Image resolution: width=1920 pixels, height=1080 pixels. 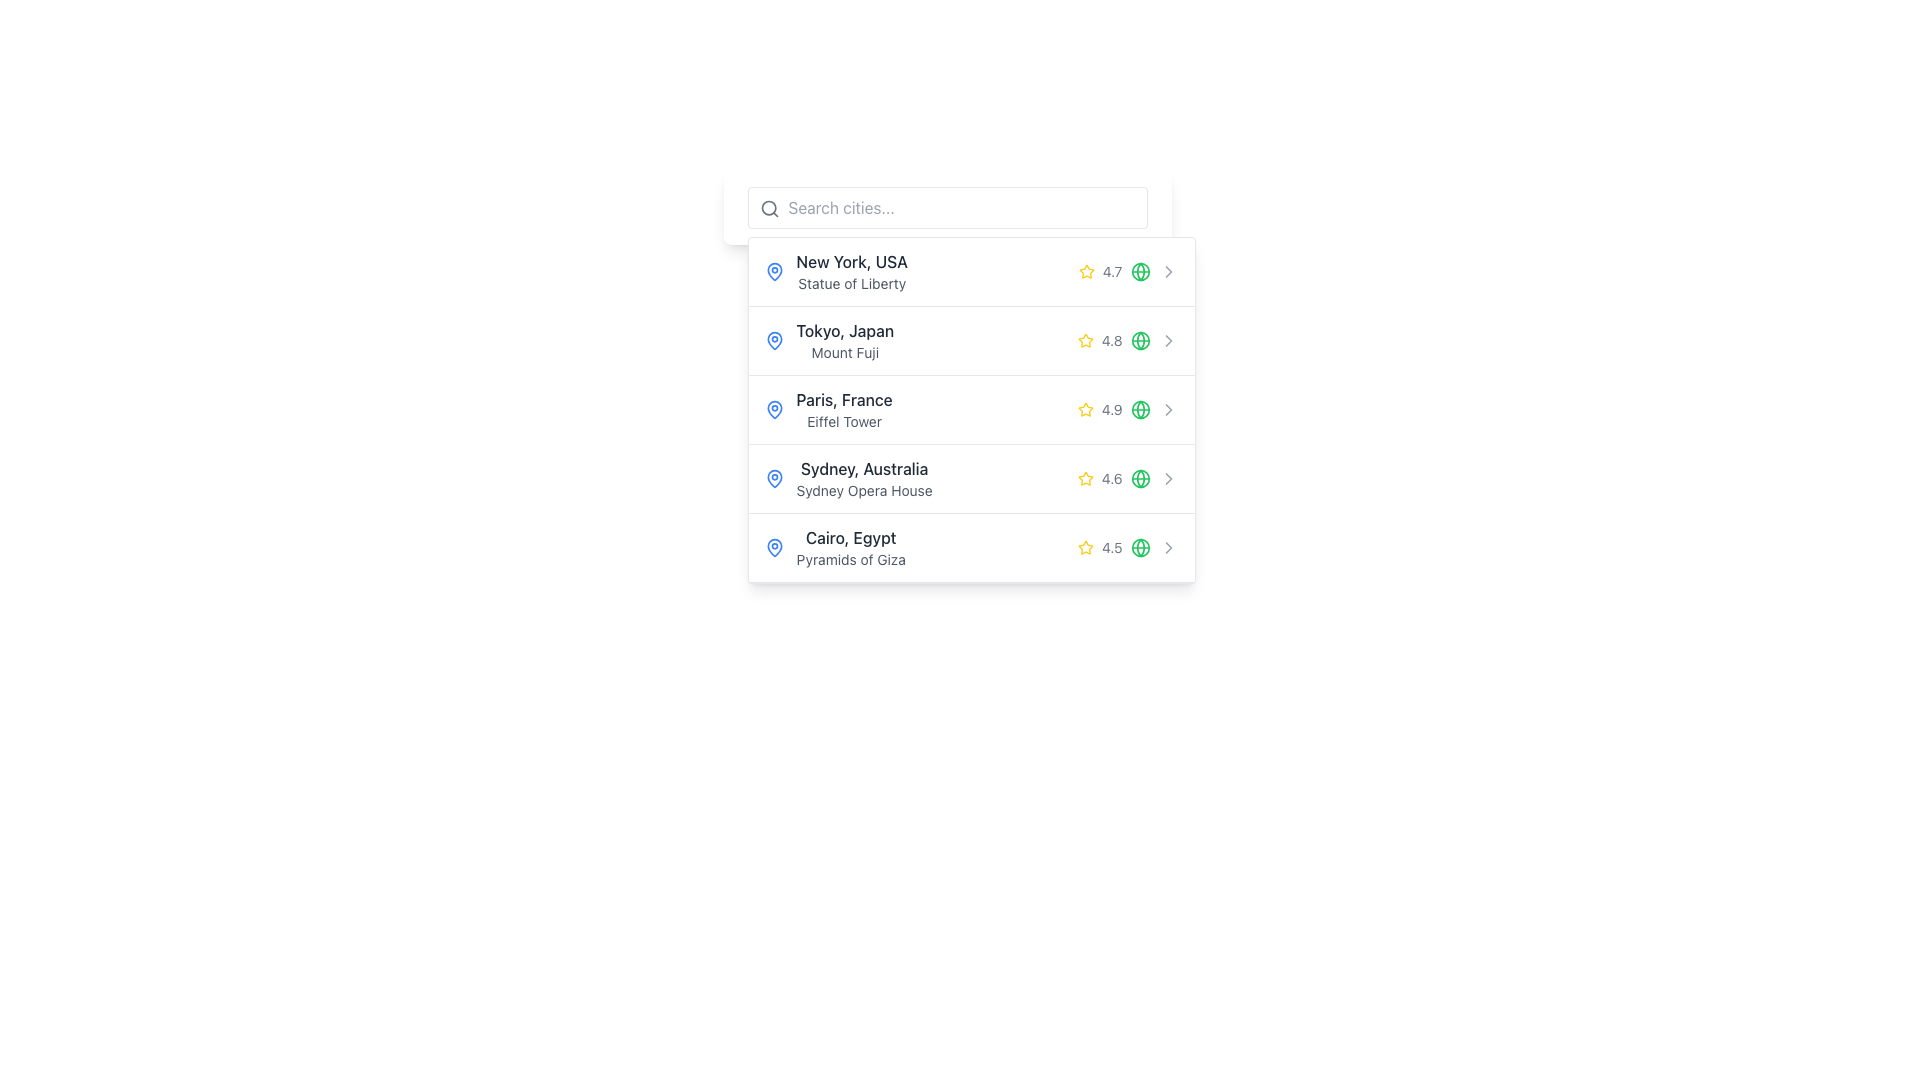 What do you see at coordinates (844, 408) in the screenshot?
I see `to select the location displayed as 'Paris, France' in the vertical list of city-related information, located between the blue marker icon and the numerical rating` at bounding box center [844, 408].